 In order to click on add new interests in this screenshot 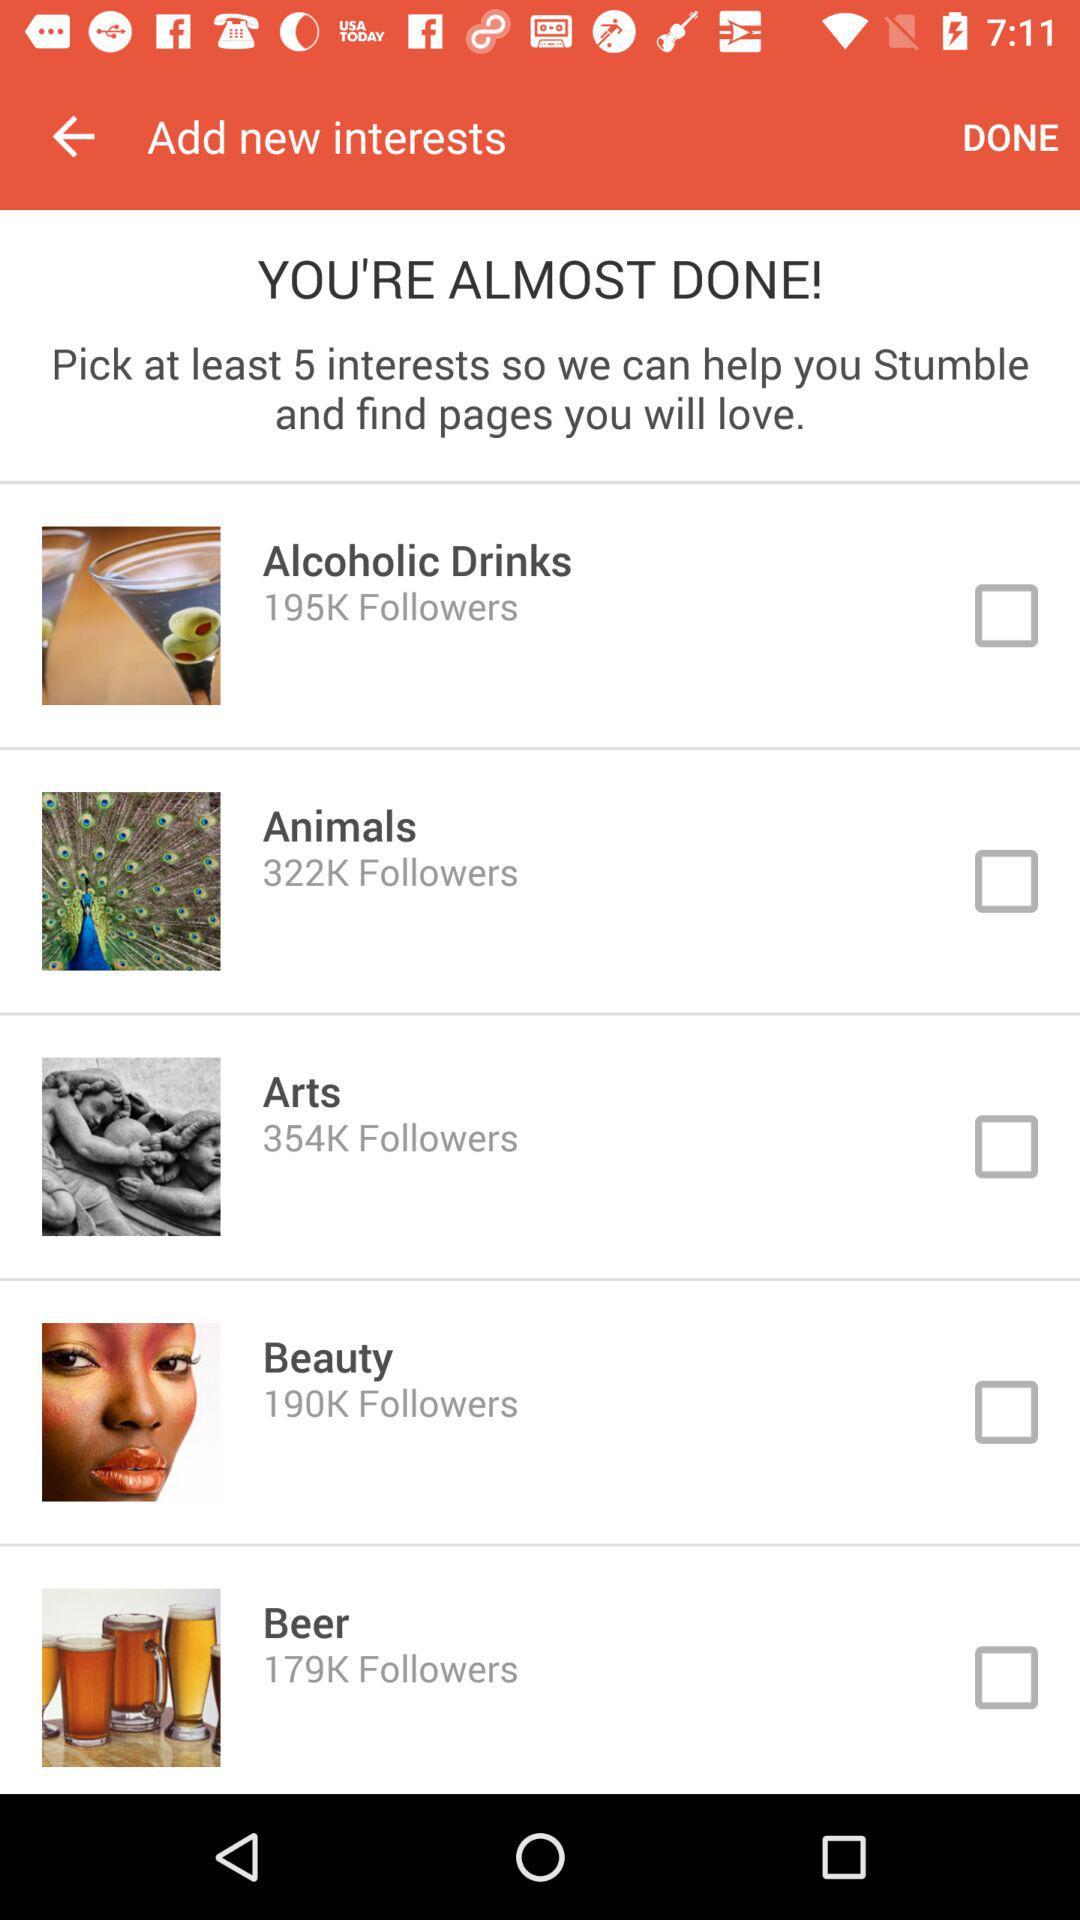, I will do `click(544, 135)`.